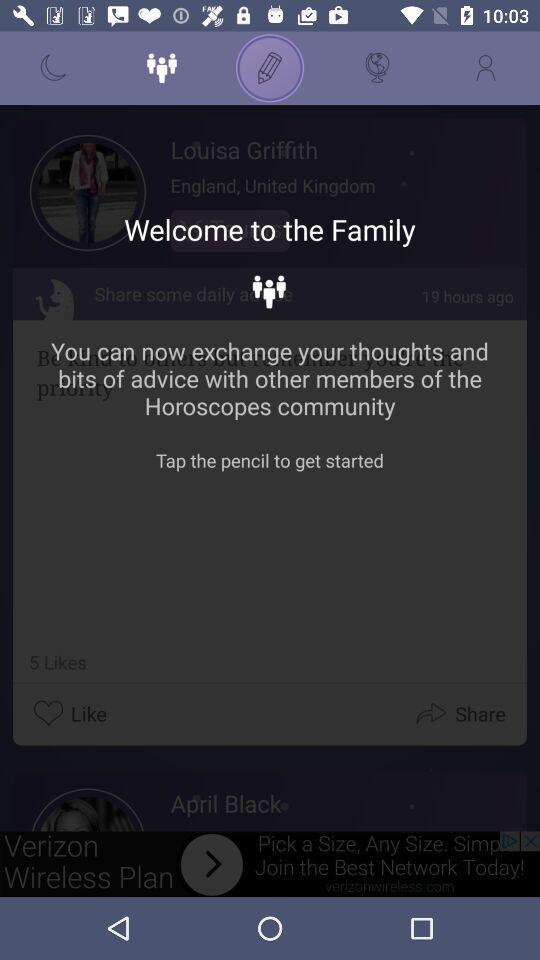 The width and height of the screenshot is (540, 960). What do you see at coordinates (54, 68) in the screenshot?
I see `the icon which is top left corner` at bounding box center [54, 68].